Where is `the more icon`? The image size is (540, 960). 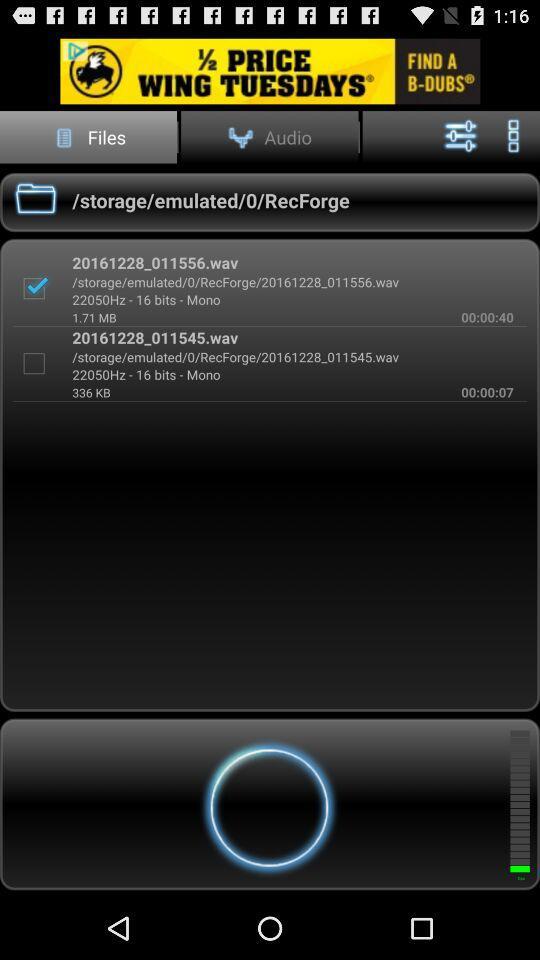 the more icon is located at coordinates (513, 144).